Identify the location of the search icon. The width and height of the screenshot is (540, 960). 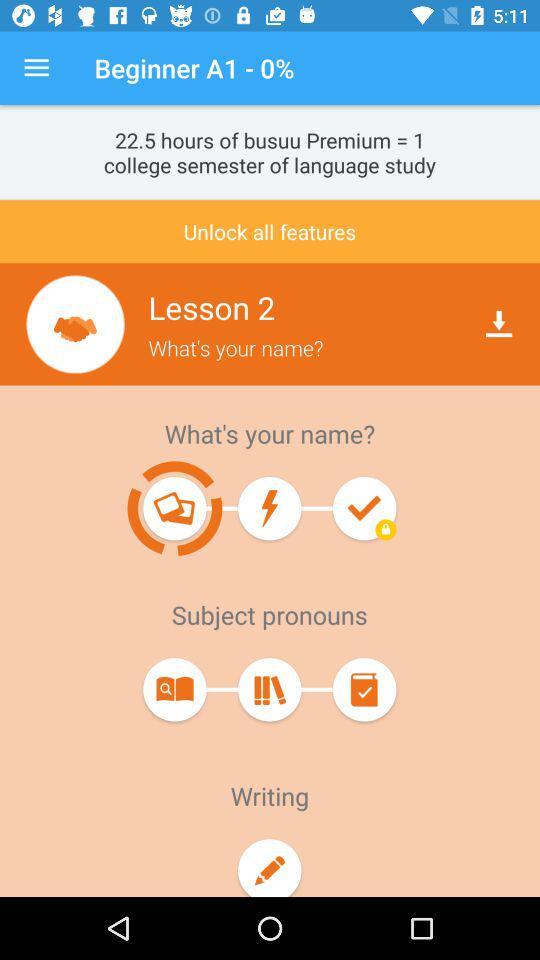
(175, 690).